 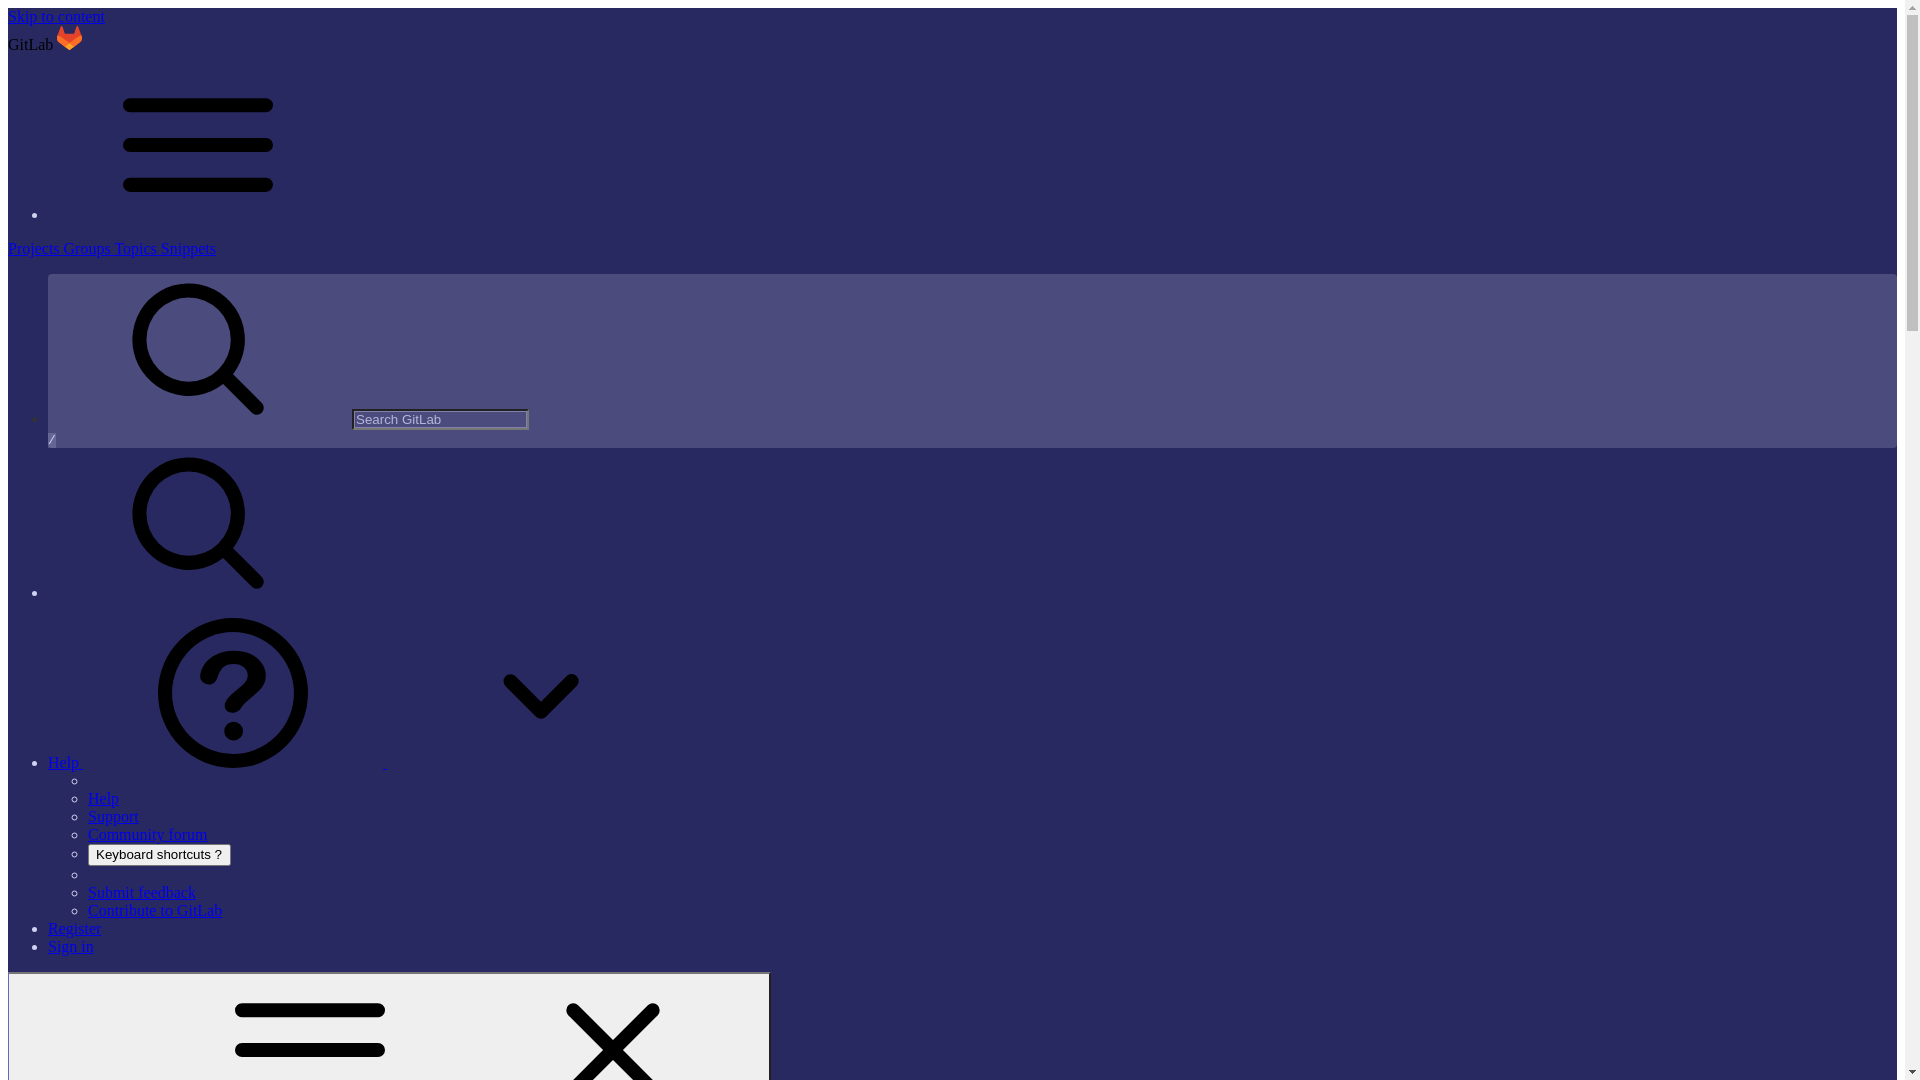 I want to click on 'Support', so click(x=112, y=816).